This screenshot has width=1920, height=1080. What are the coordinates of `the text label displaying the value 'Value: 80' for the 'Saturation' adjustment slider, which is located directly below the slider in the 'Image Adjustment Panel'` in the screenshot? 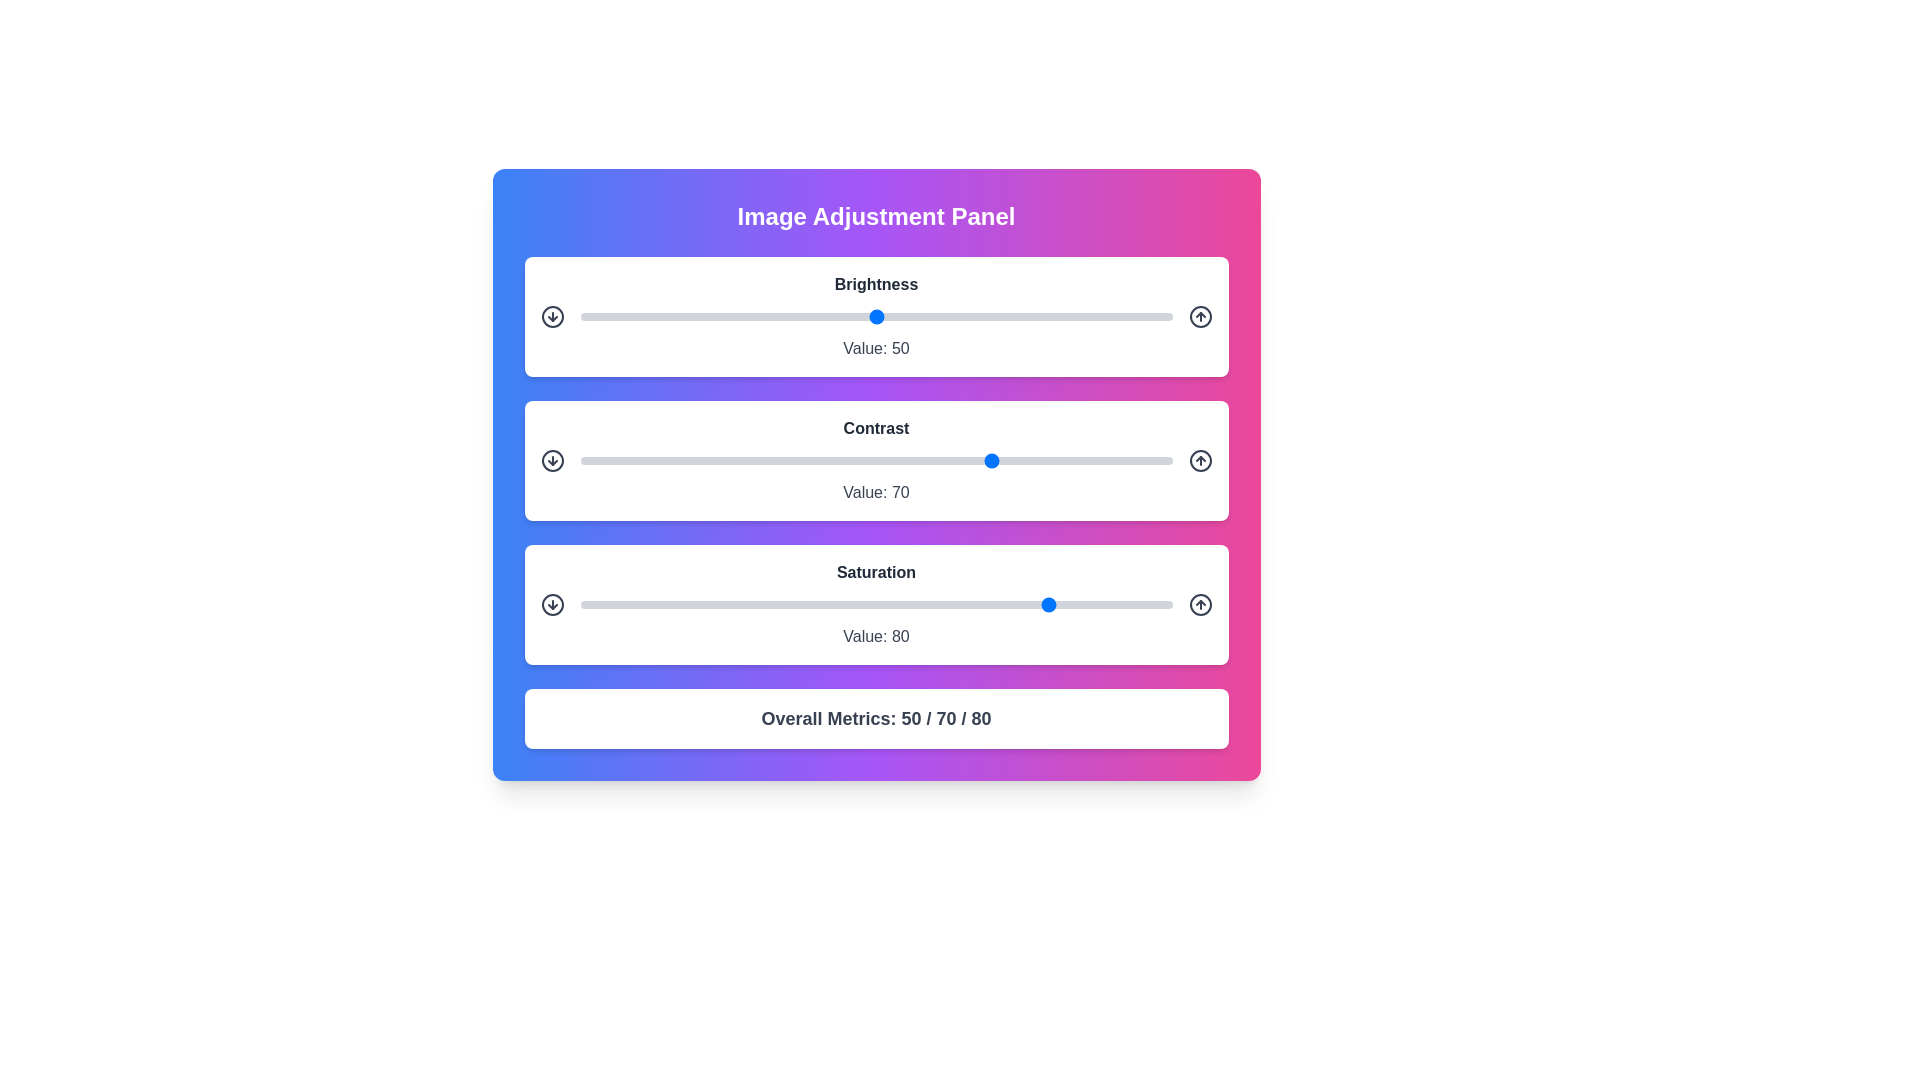 It's located at (876, 636).